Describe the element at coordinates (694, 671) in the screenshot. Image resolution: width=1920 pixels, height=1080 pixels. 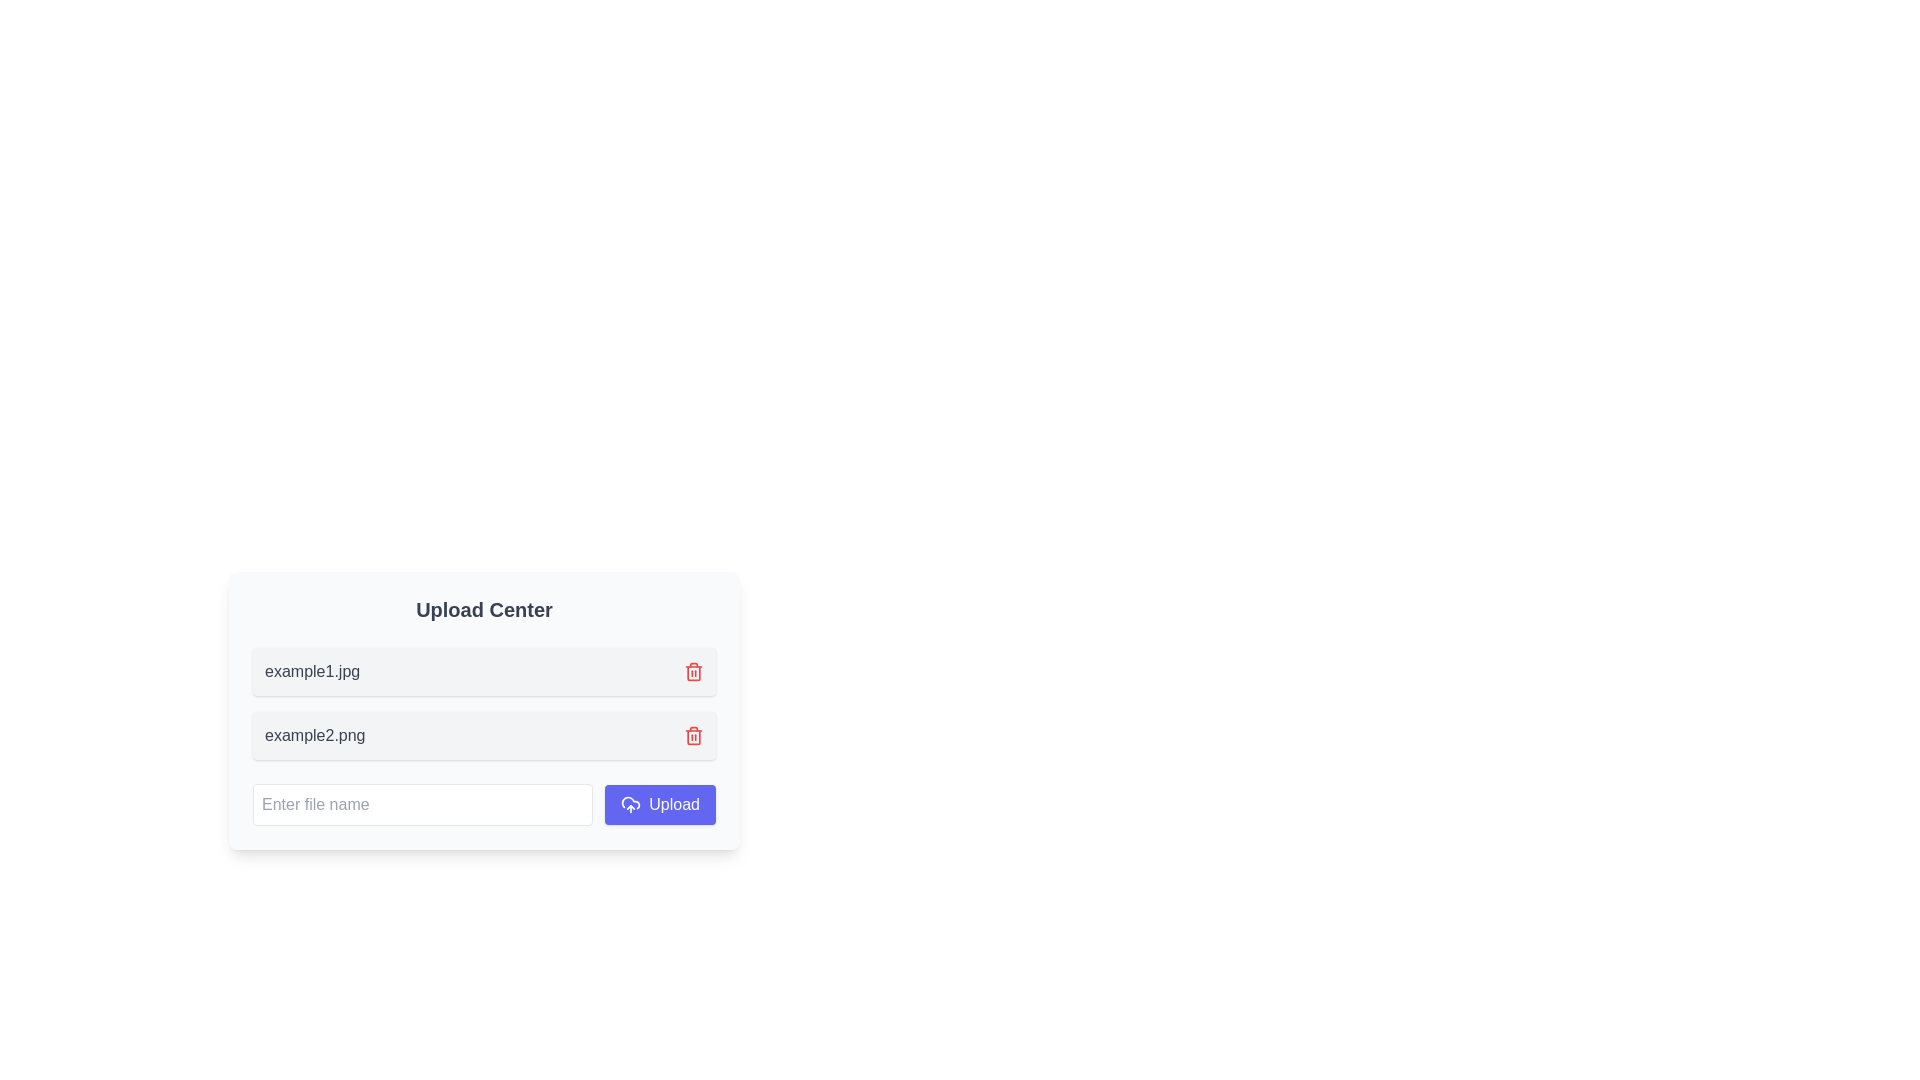
I see `the red trash icon button located at the far-right of the row containing the file name 'example1.jpg'` at that location.